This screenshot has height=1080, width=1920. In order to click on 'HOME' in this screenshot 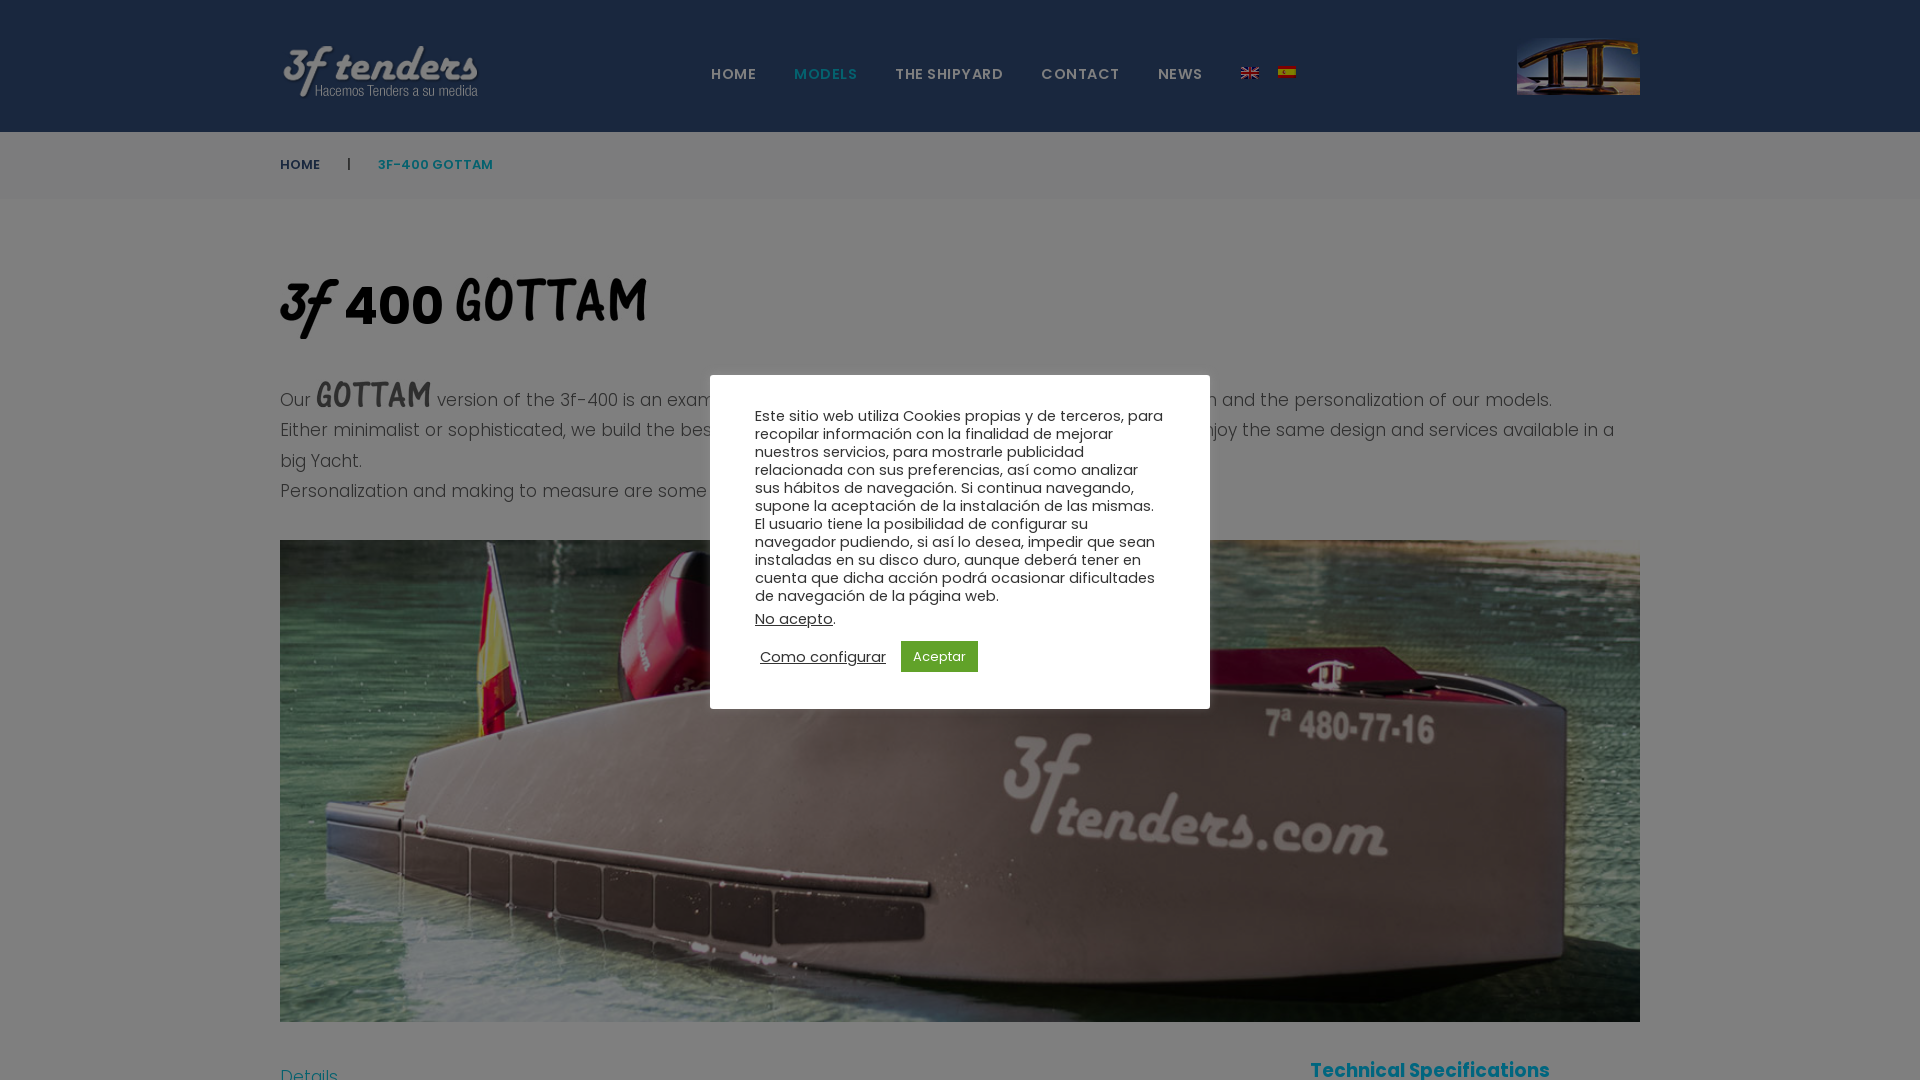, I will do `click(732, 75)`.